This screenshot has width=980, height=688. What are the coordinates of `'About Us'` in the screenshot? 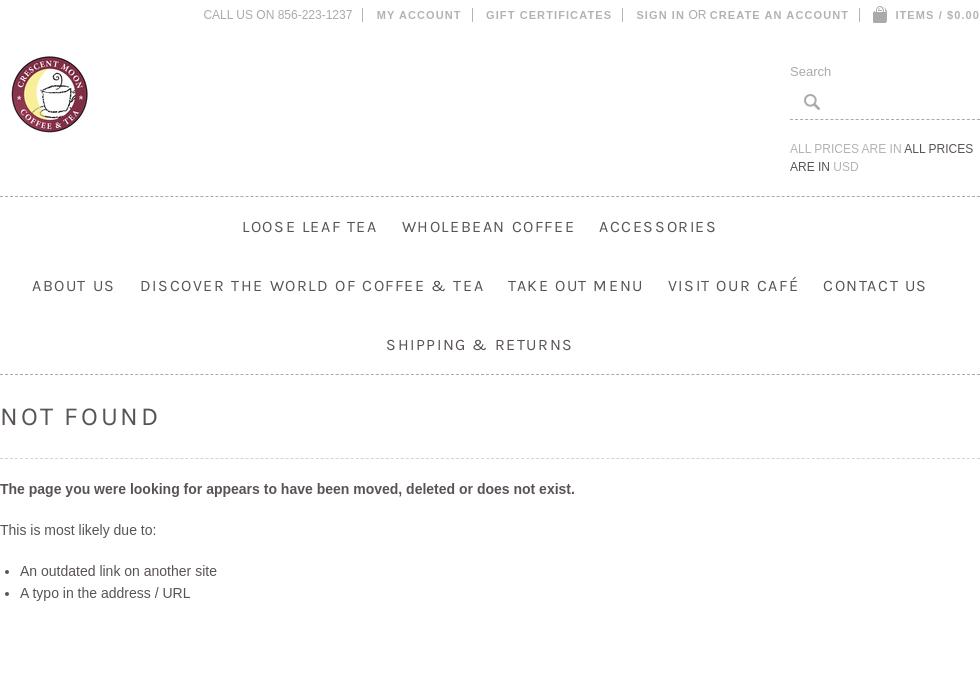 It's located at (73, 284).